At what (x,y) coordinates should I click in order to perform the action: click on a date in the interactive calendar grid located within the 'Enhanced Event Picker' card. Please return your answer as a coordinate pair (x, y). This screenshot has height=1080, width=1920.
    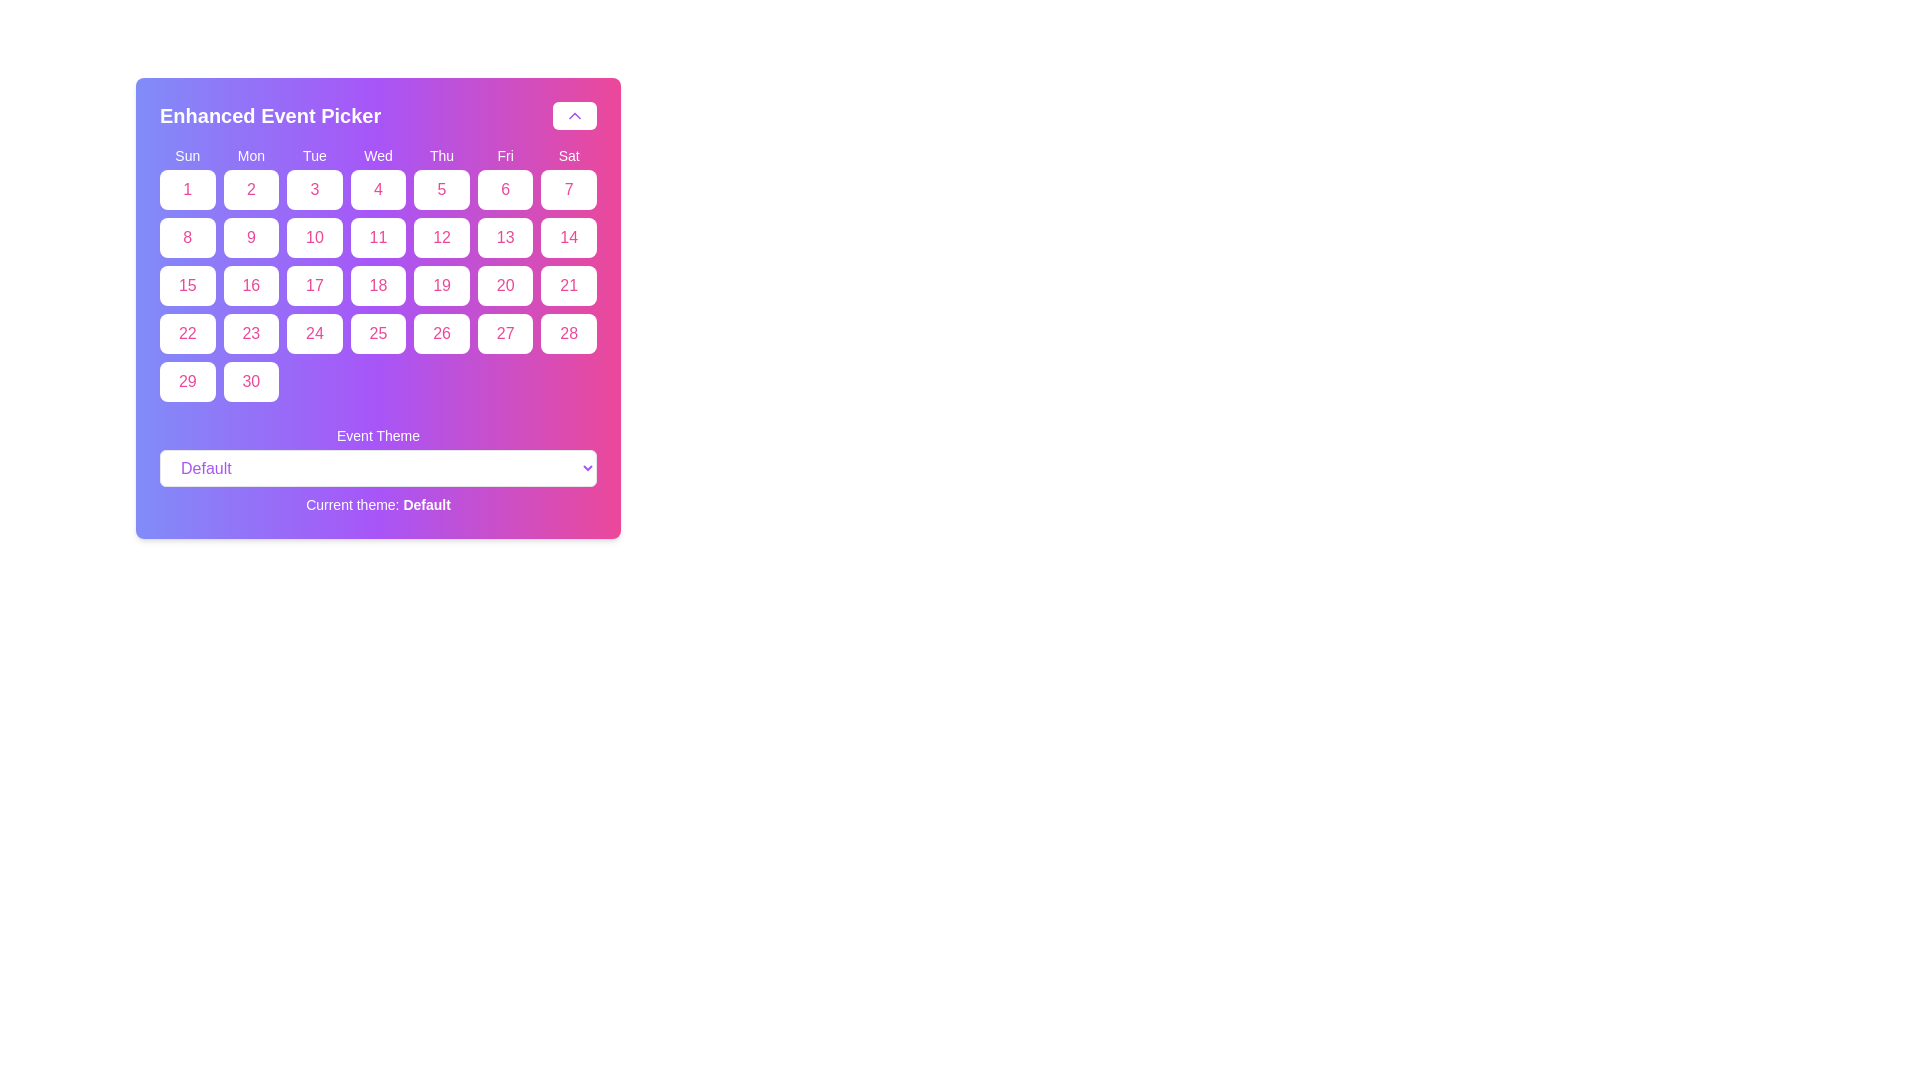
    Looking at the image, I should click on (378, 273).